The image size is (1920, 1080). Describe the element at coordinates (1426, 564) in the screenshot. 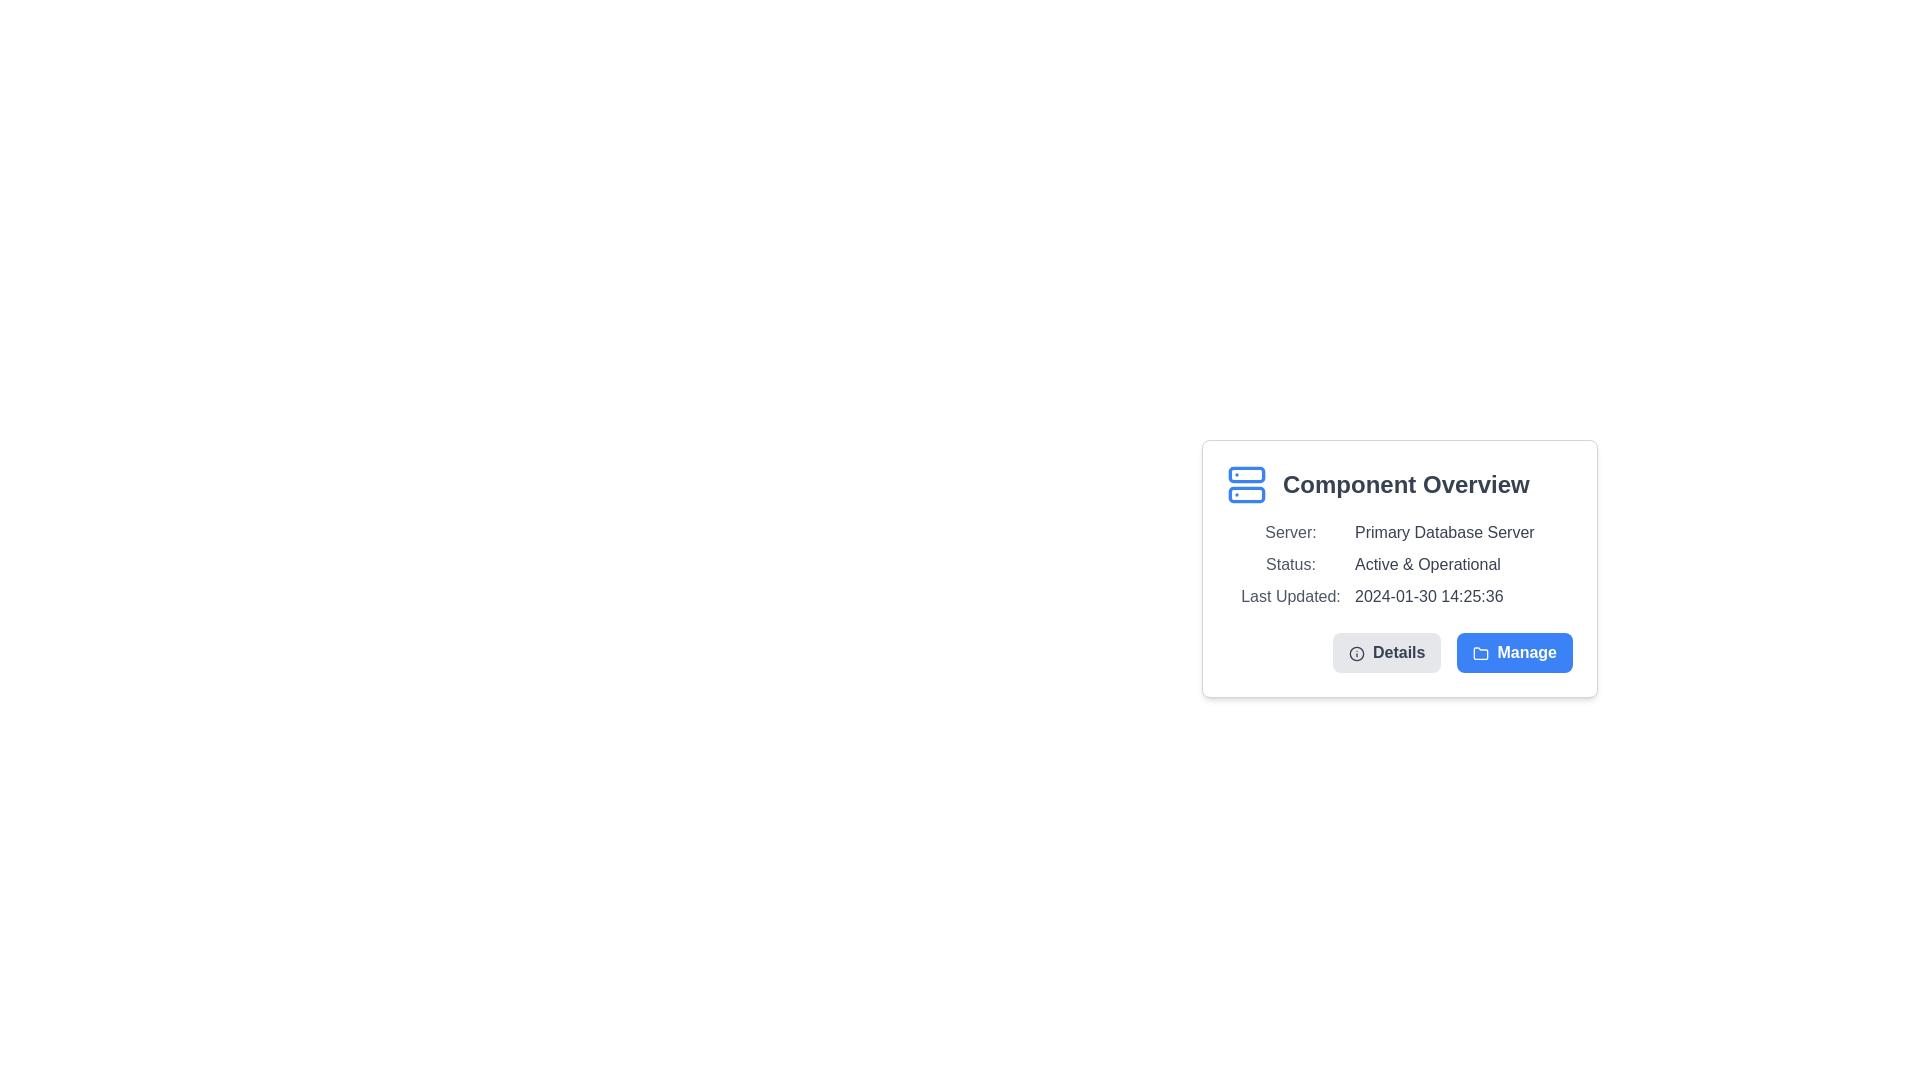

I see `the informational Text label displaying 'Active & Operational', which is positioned to the right of the label 'Status:' within the informational card` at that location.